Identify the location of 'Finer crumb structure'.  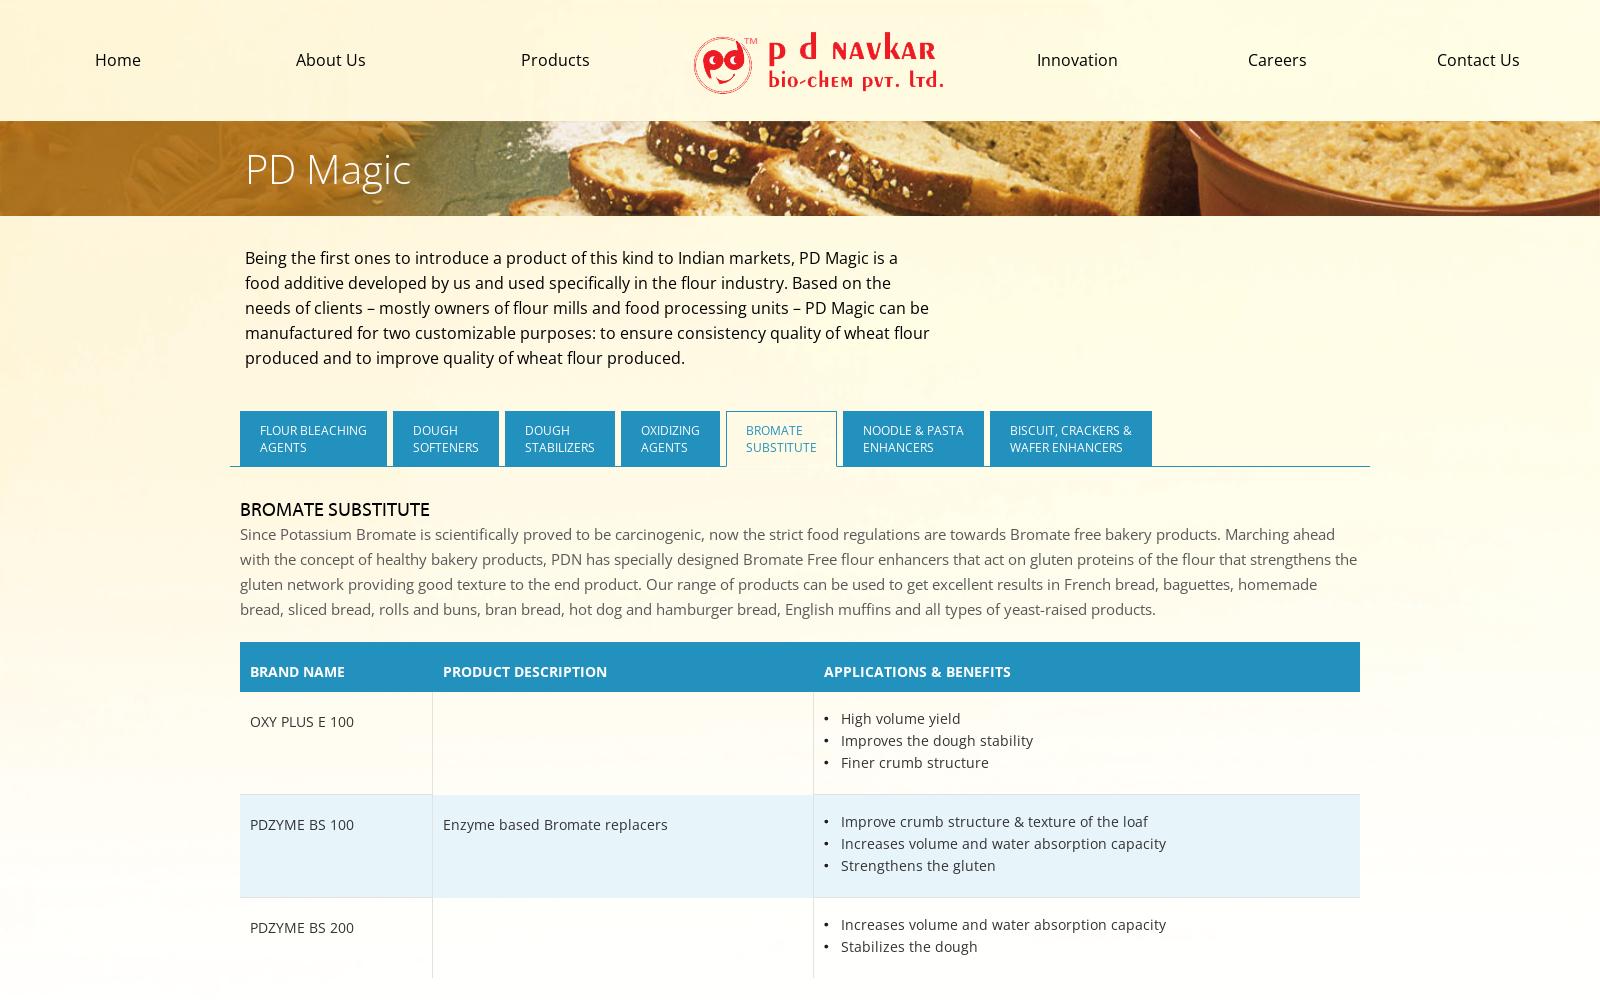
(914, 762).